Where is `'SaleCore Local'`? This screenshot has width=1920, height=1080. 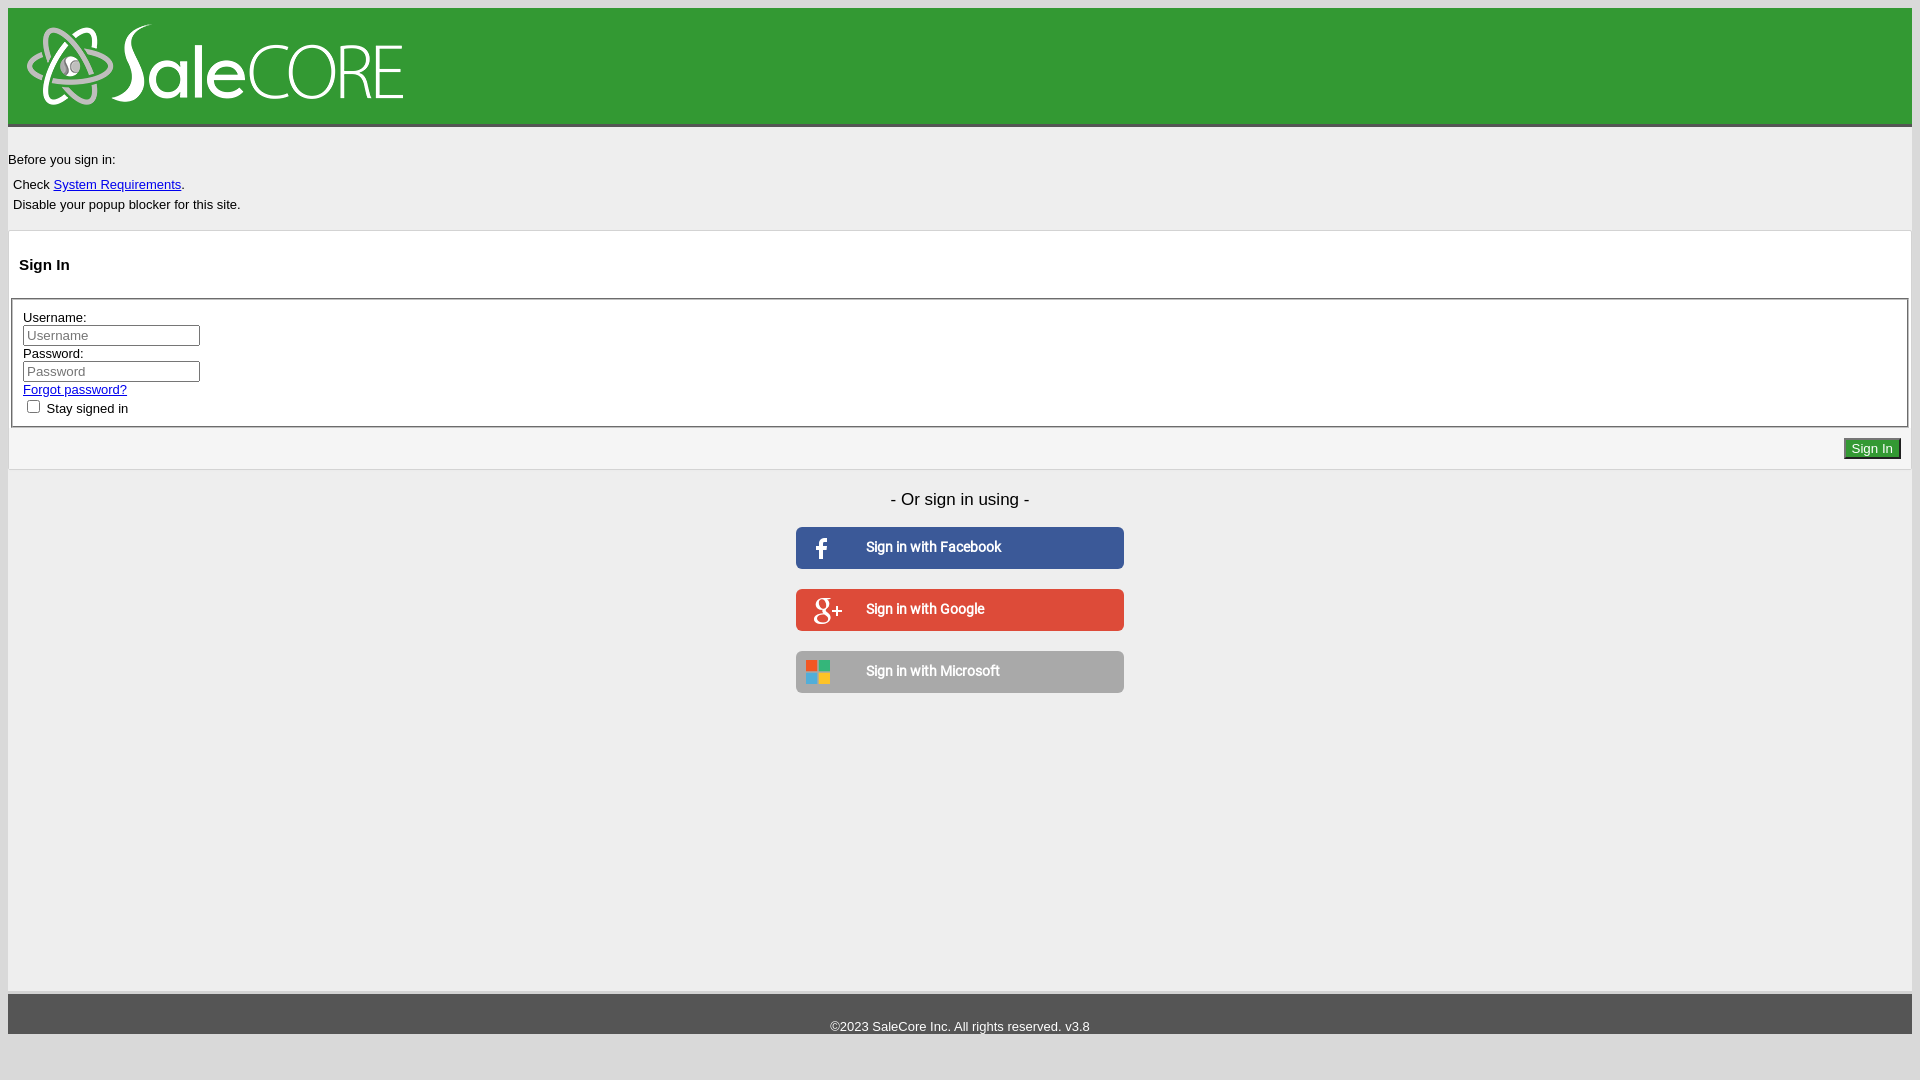 'SaleCore Local' is located at coordinates (217, 64).